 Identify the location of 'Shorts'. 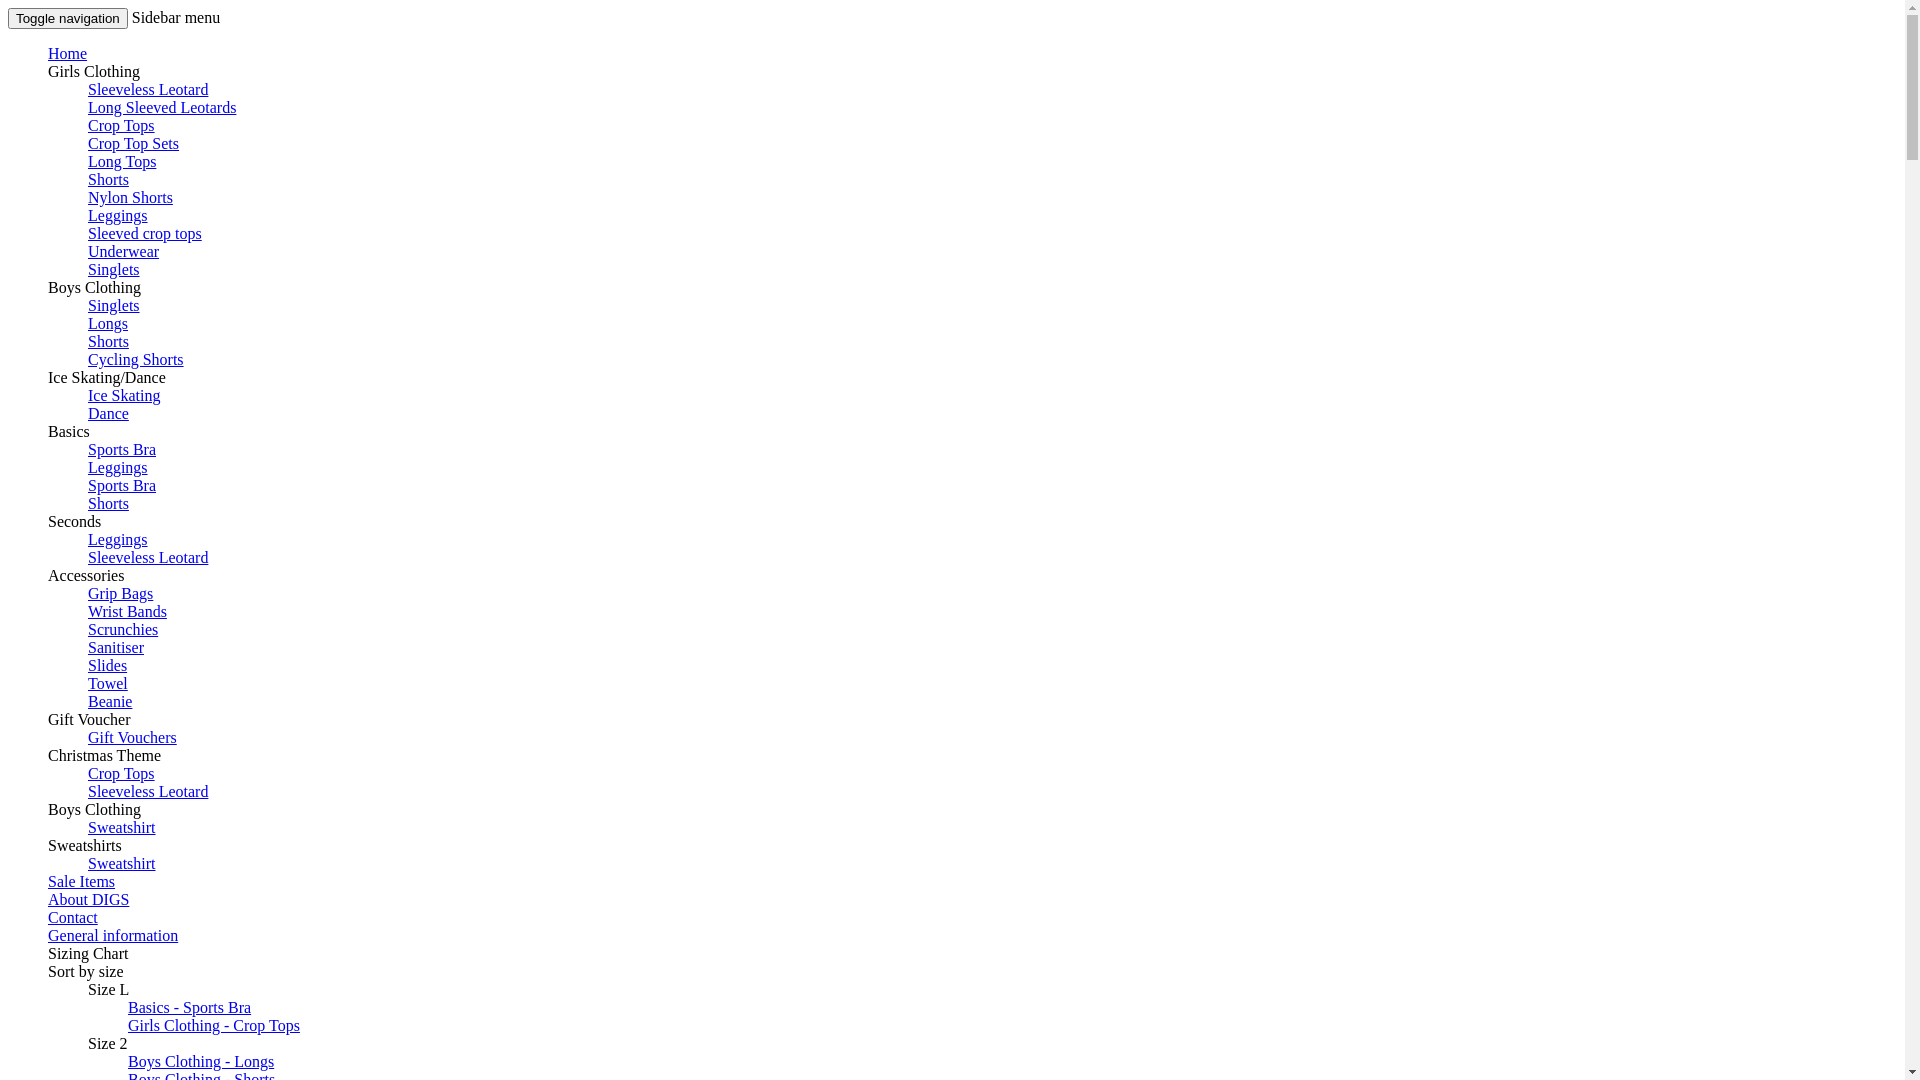
(86, 502).